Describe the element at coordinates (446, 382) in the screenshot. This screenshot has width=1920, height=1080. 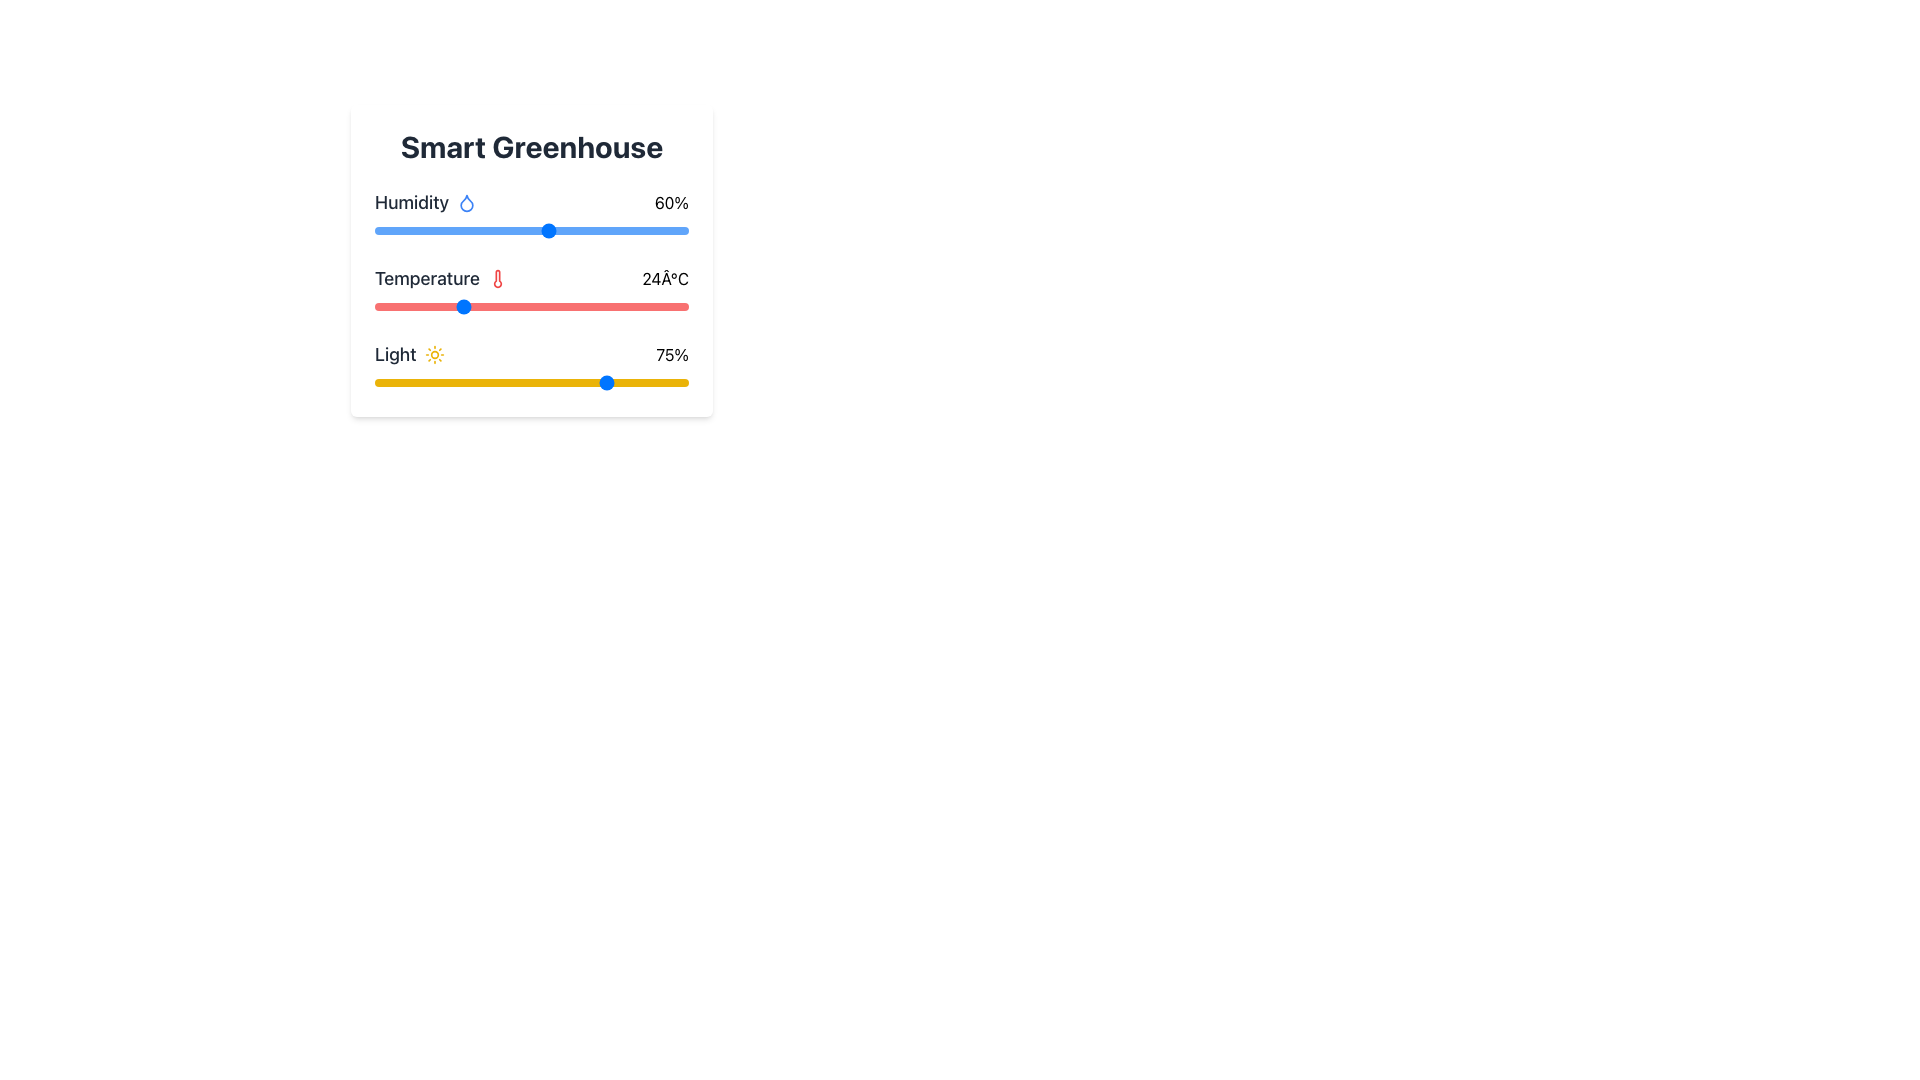
I see `light intensity` at that location.